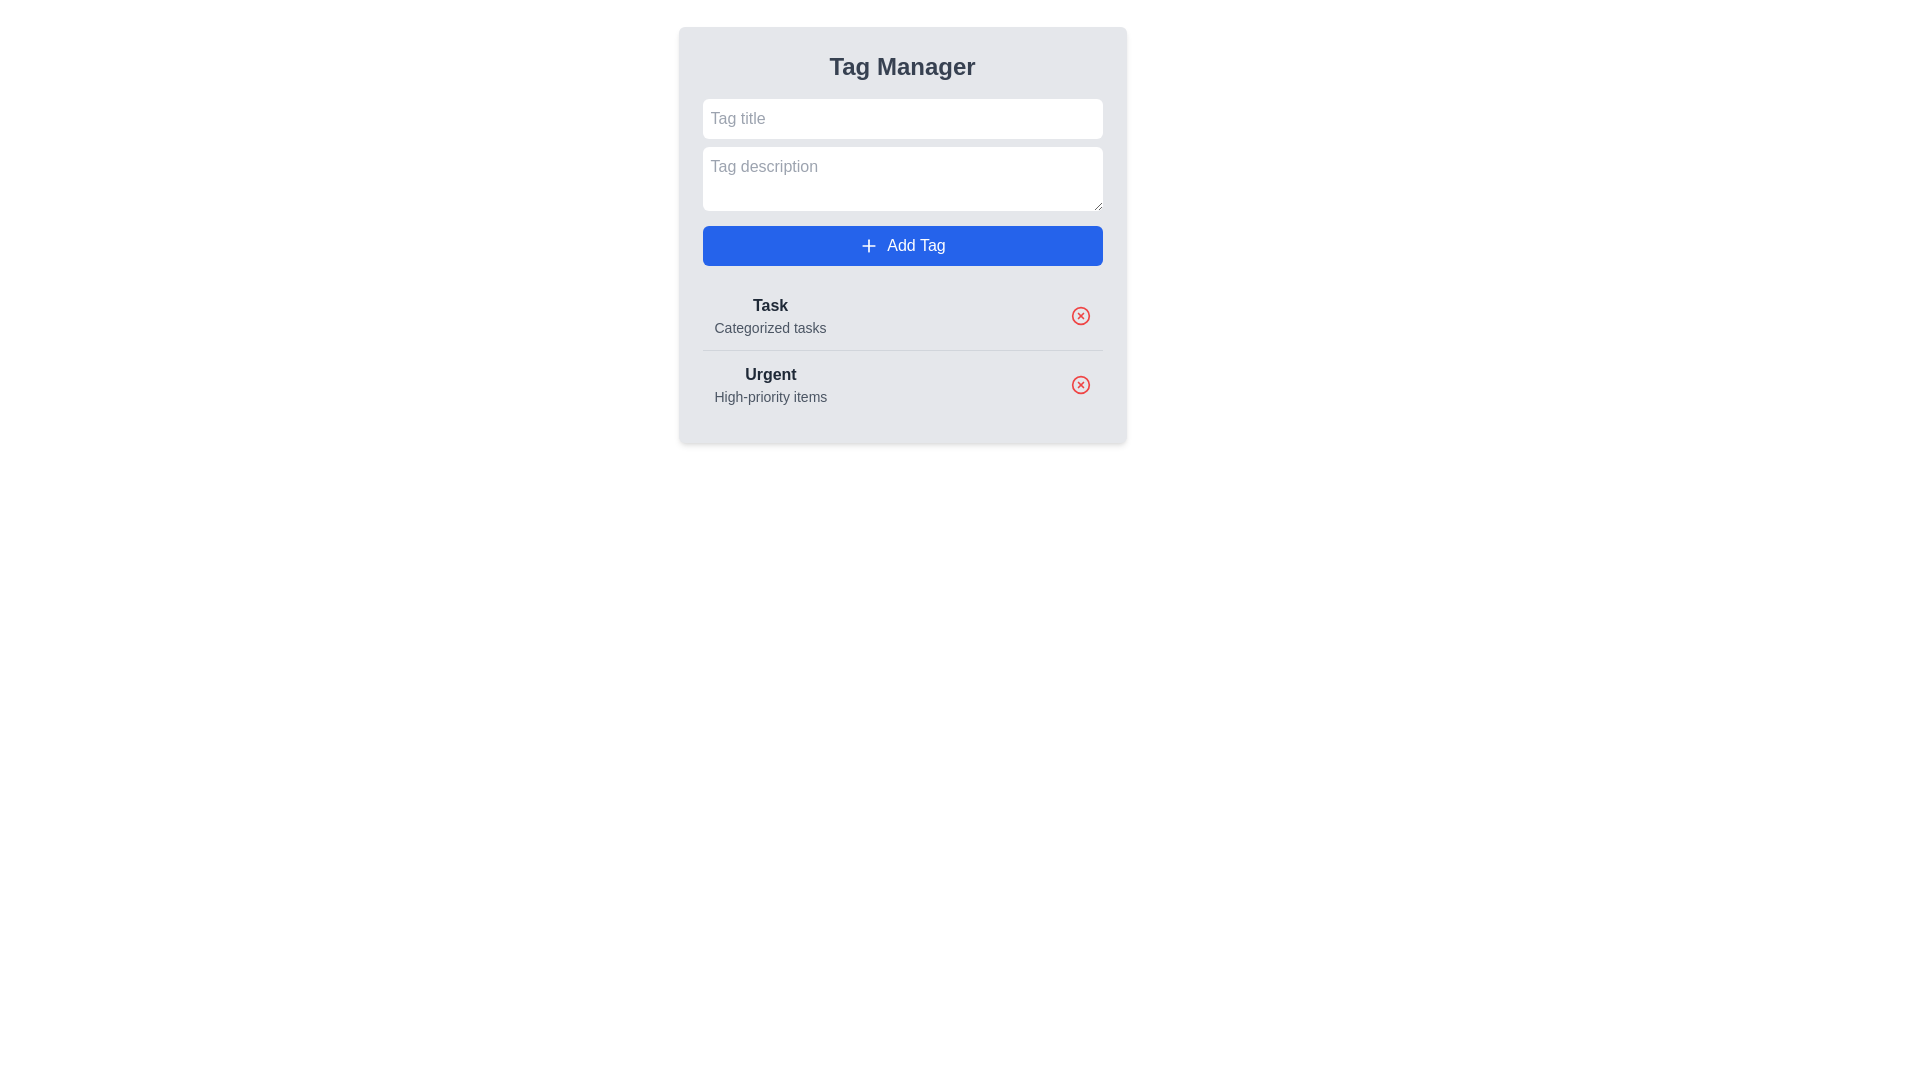  Describe the element at coordinates (769, 374) in the screenshot. I see `the 'Urgent' label in the 'Tag Manager' section, which categorizes an item as high priority, positioned above 'High-priority items'` at that location.